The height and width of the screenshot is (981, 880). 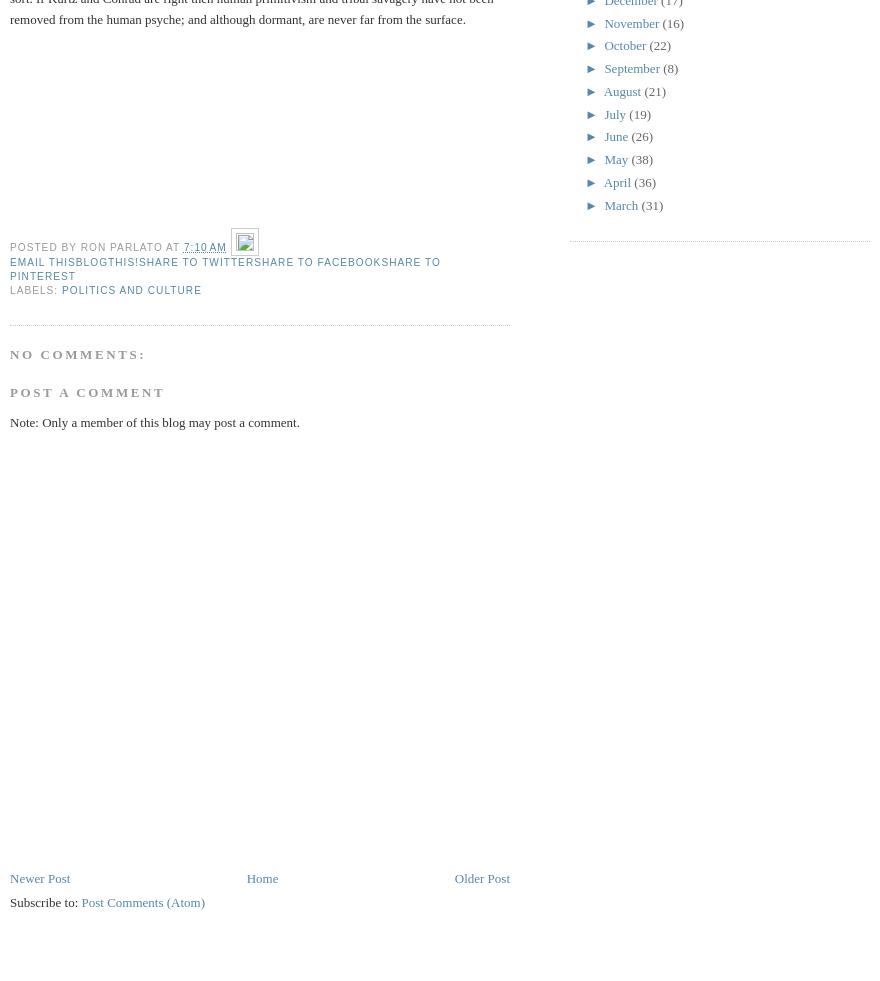 I want to click on 'Subscribe to:', so click(x=45, y=901).